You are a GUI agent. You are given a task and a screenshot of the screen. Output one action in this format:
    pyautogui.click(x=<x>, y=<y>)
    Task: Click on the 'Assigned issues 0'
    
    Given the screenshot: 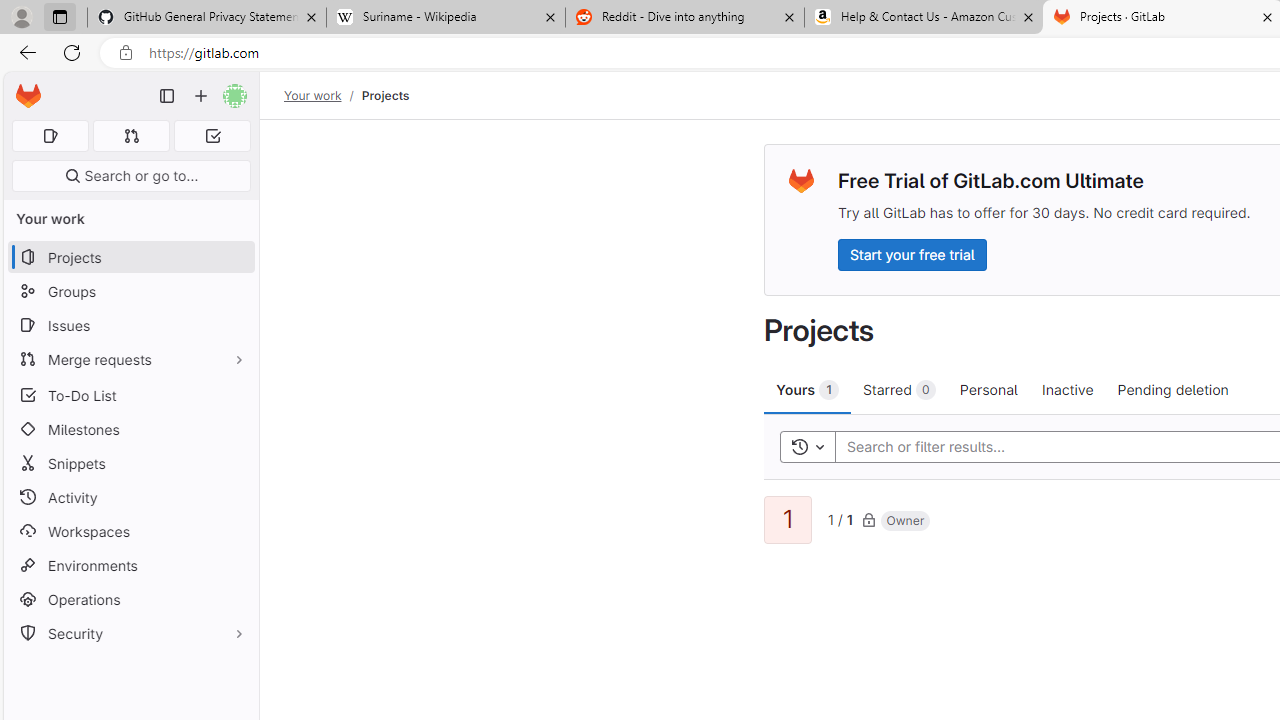 What is the action you would take?
    pyautogui.click(x=50, y=135)
    